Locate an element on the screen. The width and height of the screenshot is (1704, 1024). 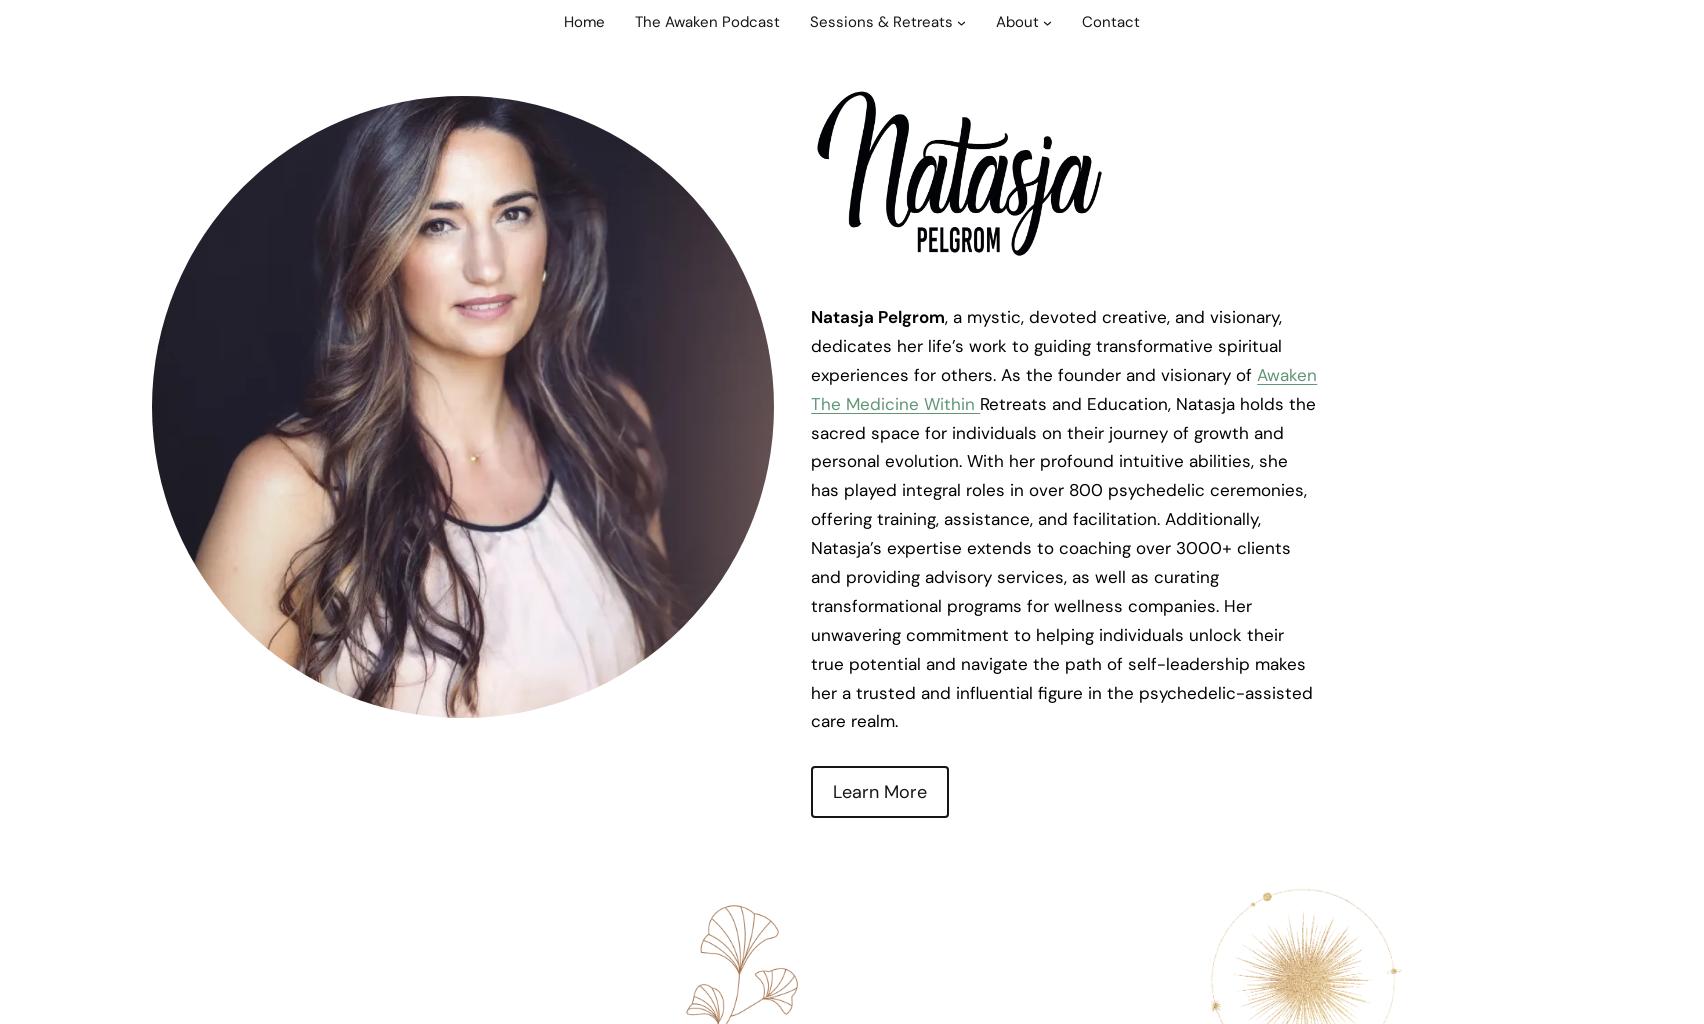
', a mystic, devoted creative, and visionary, dedicates her life’s work to guiding transformative spiritual experiences for others. As the founder and visionary of' is located at coordinates (1046, 345).